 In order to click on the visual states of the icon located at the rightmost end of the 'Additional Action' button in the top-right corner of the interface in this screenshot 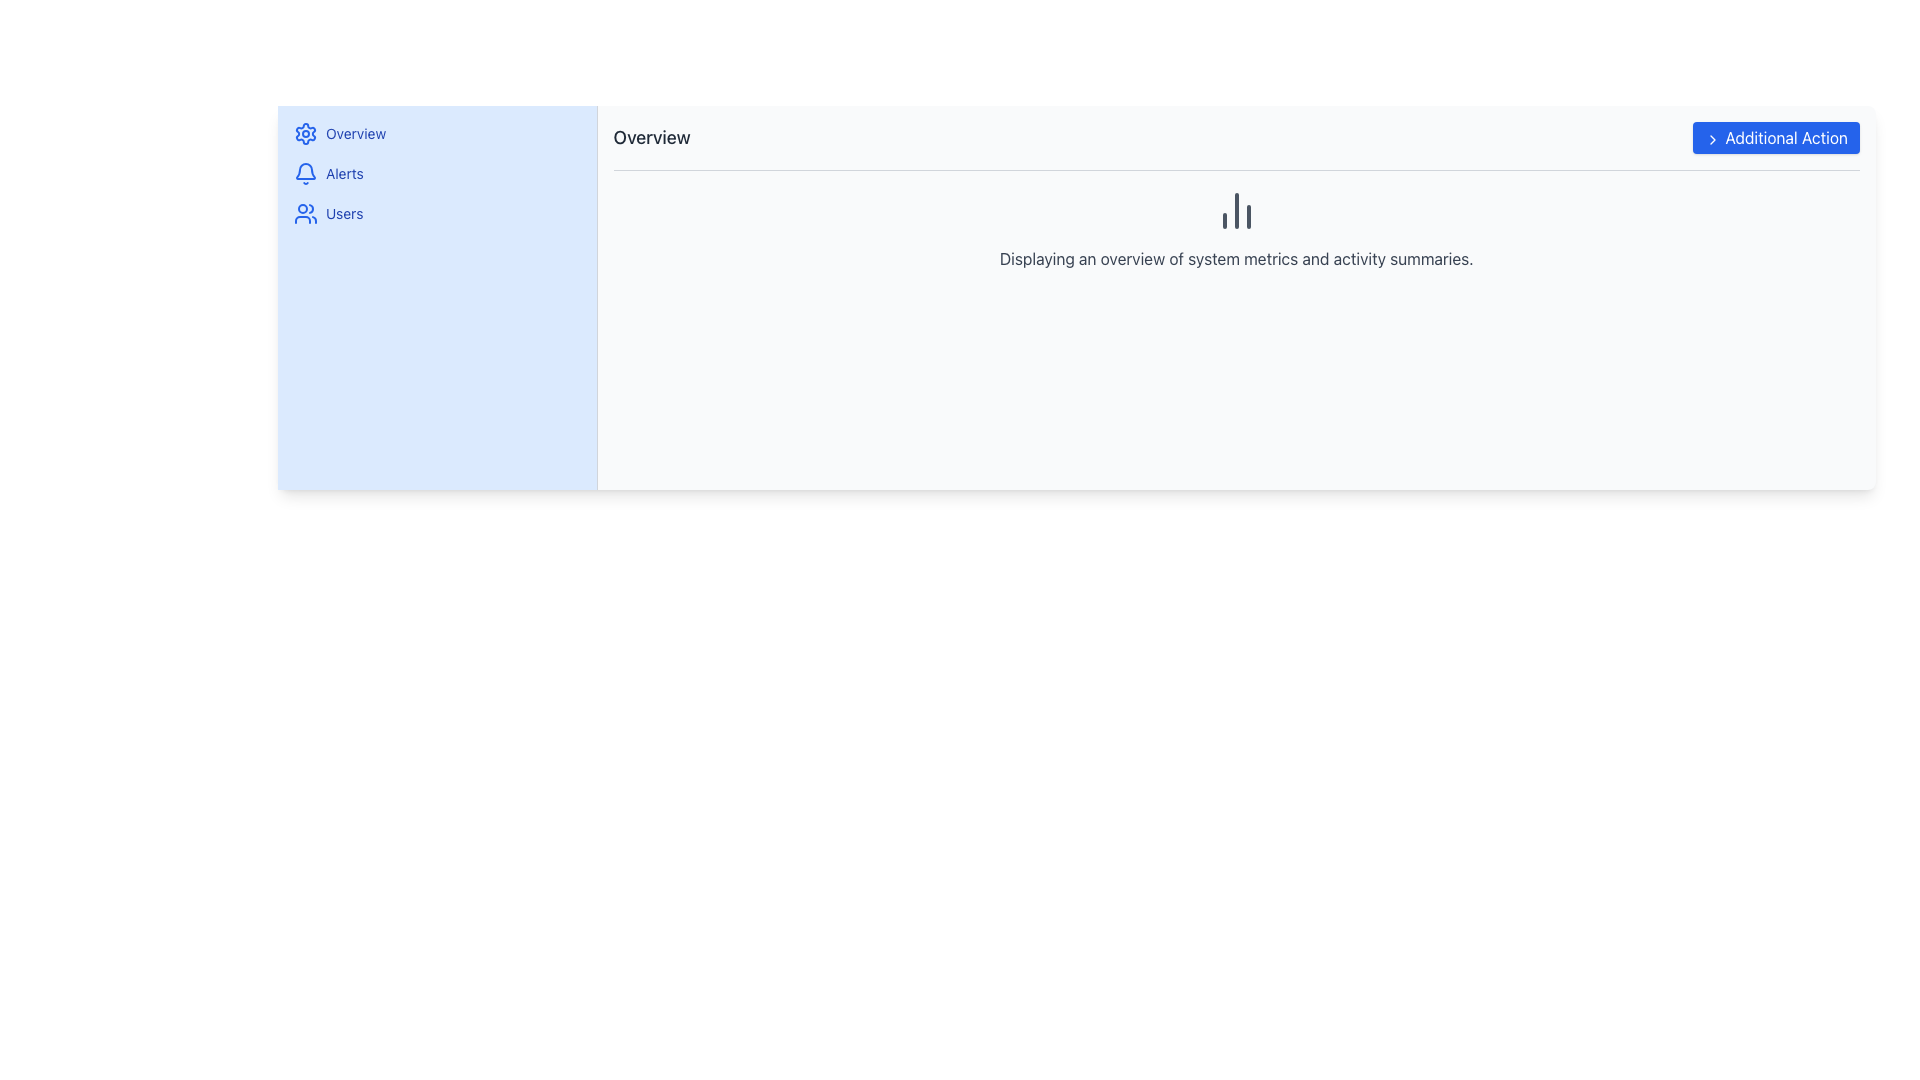, I will do `click(1712, 138)`.